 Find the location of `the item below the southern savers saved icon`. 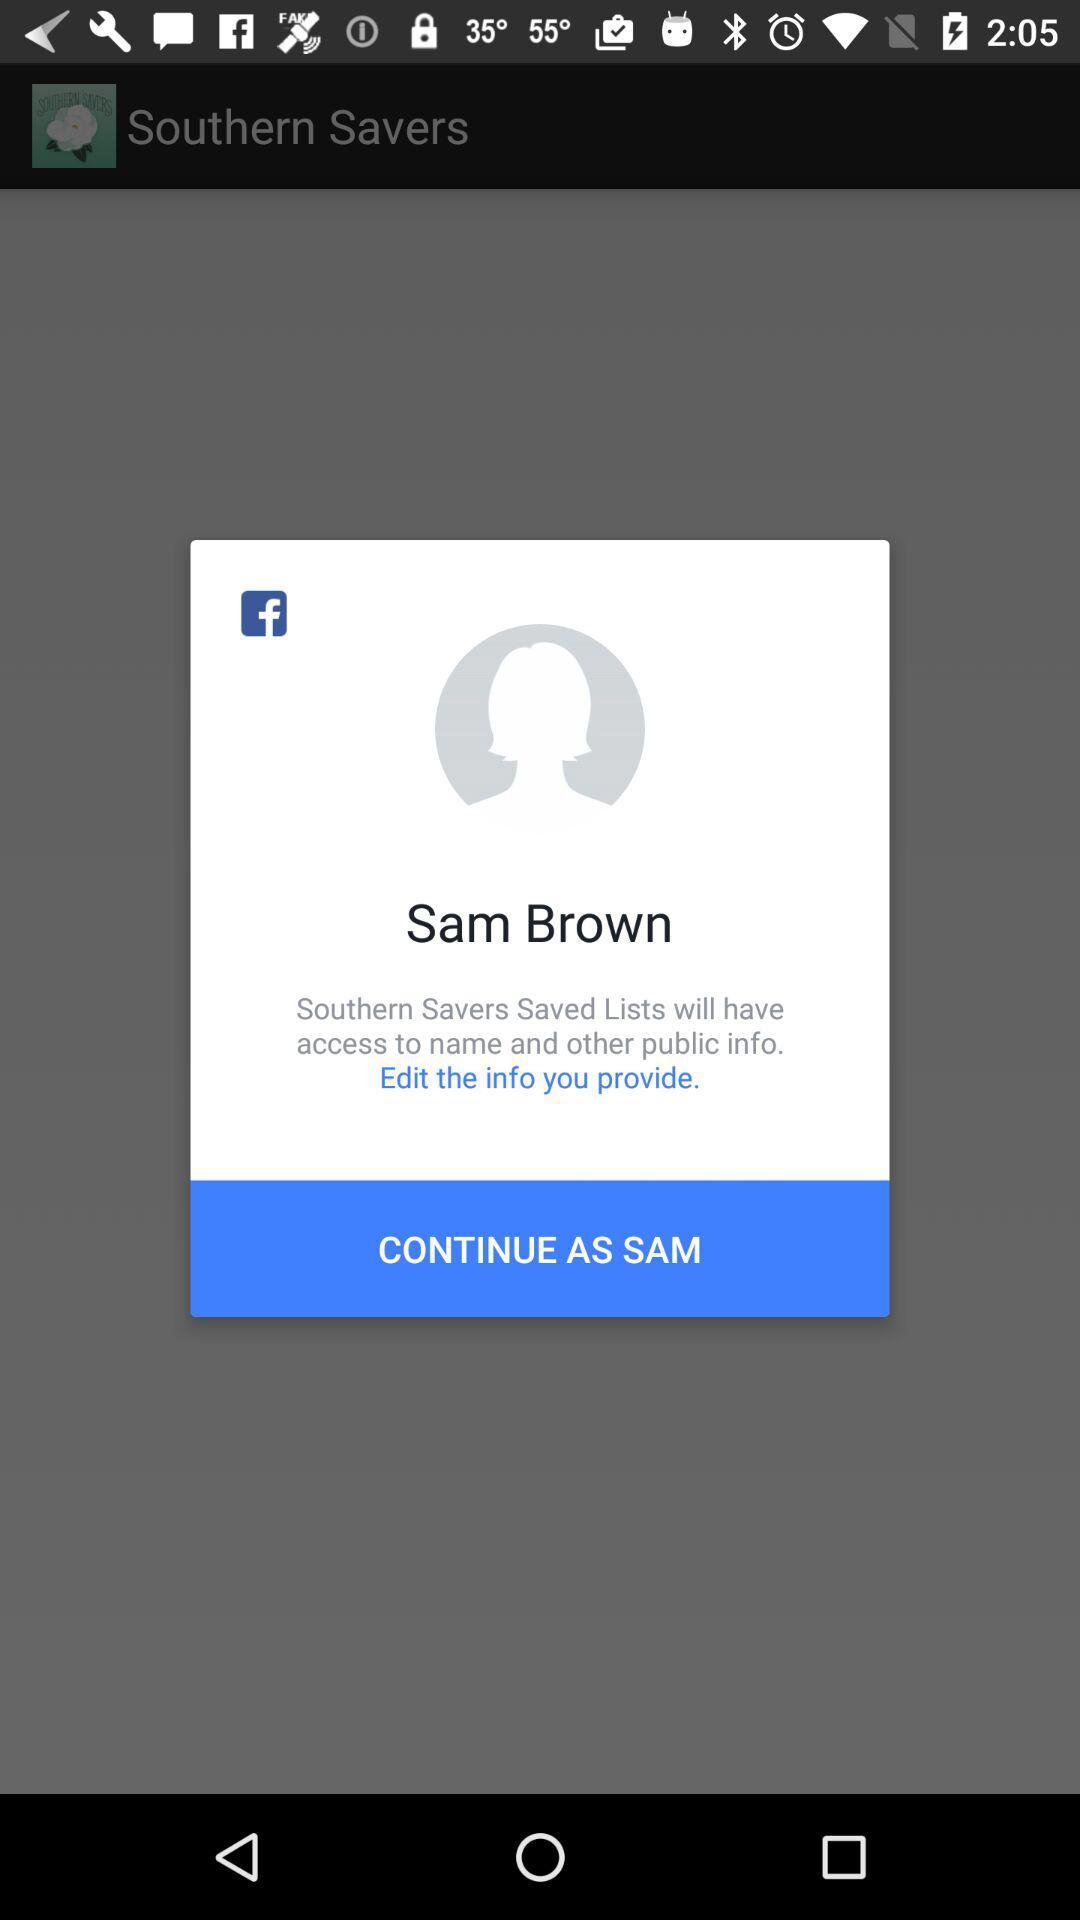

the item below the southern savers saved icon is located at coordinates (540, 1247).